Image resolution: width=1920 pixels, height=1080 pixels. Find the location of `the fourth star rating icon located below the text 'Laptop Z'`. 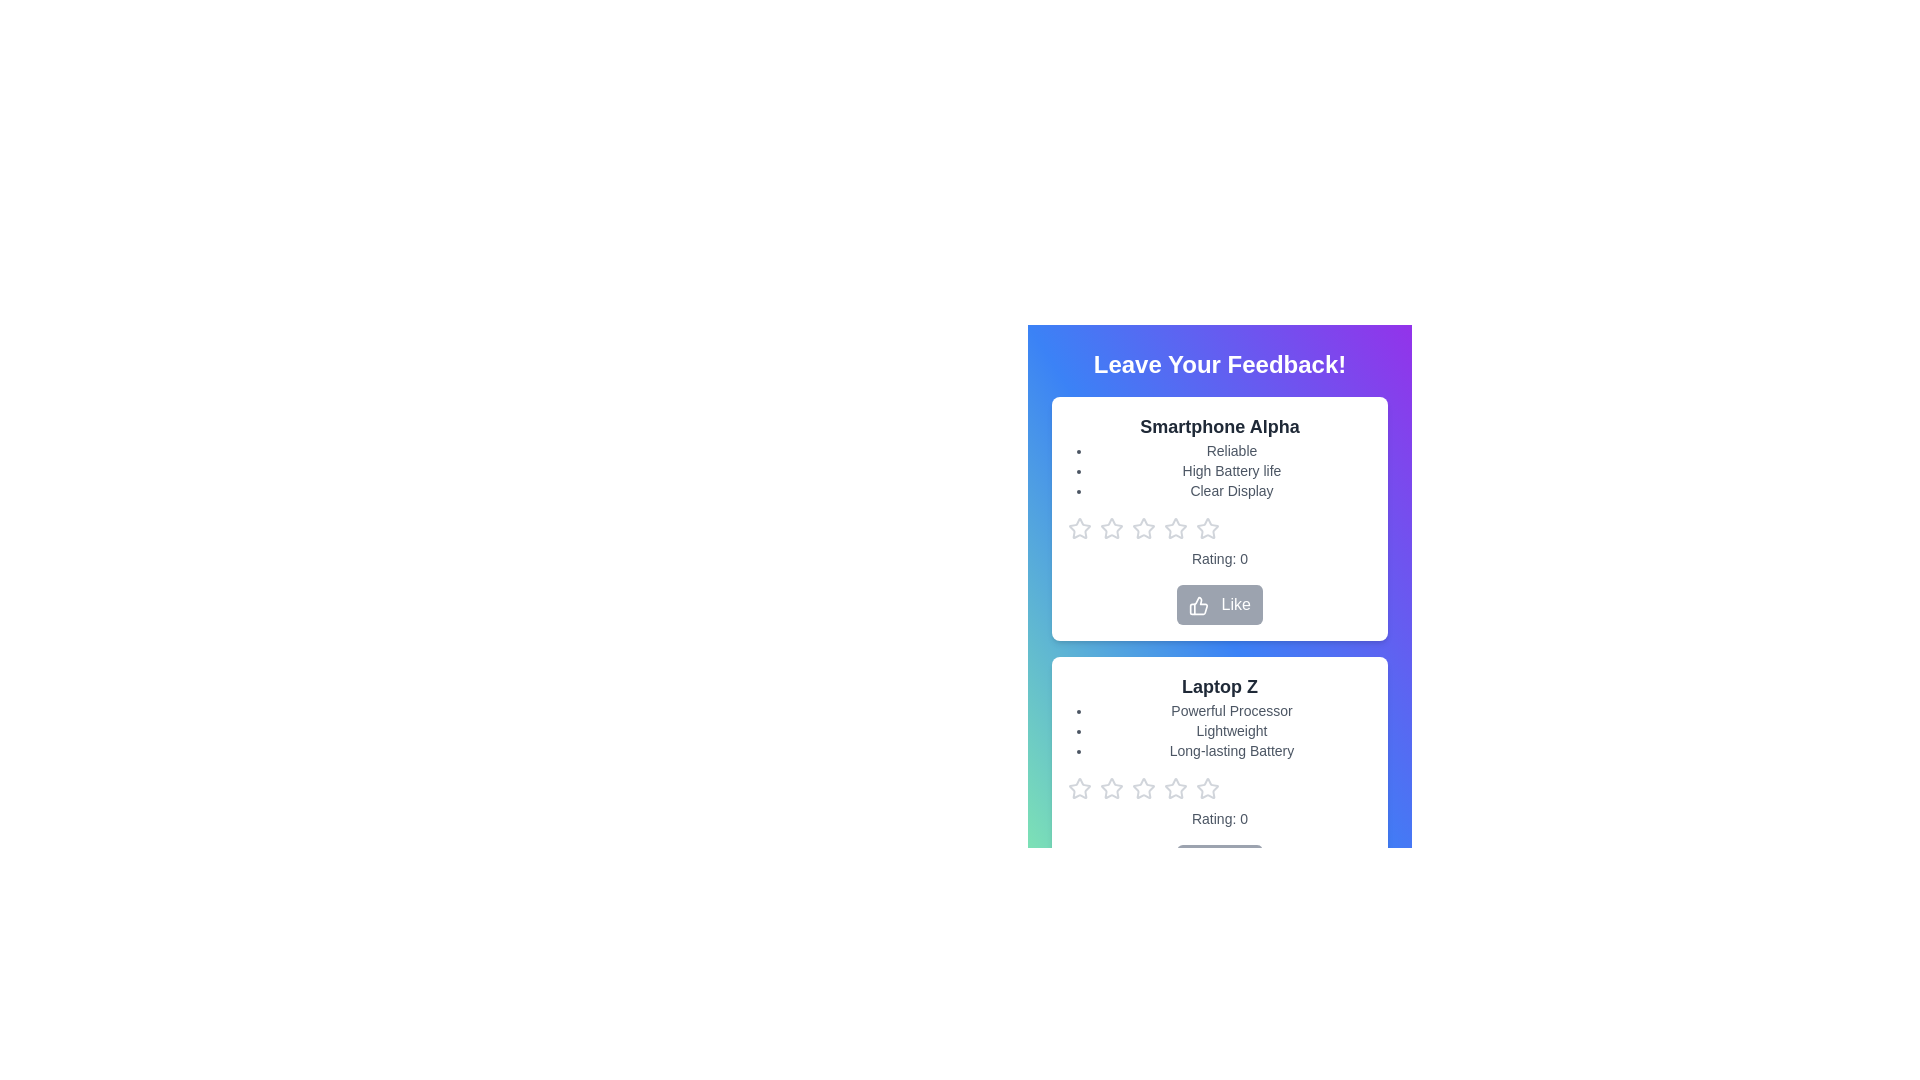

the fourth star rating icon located below the text 'Laptop Z' is located at coordinates (1207, 787).